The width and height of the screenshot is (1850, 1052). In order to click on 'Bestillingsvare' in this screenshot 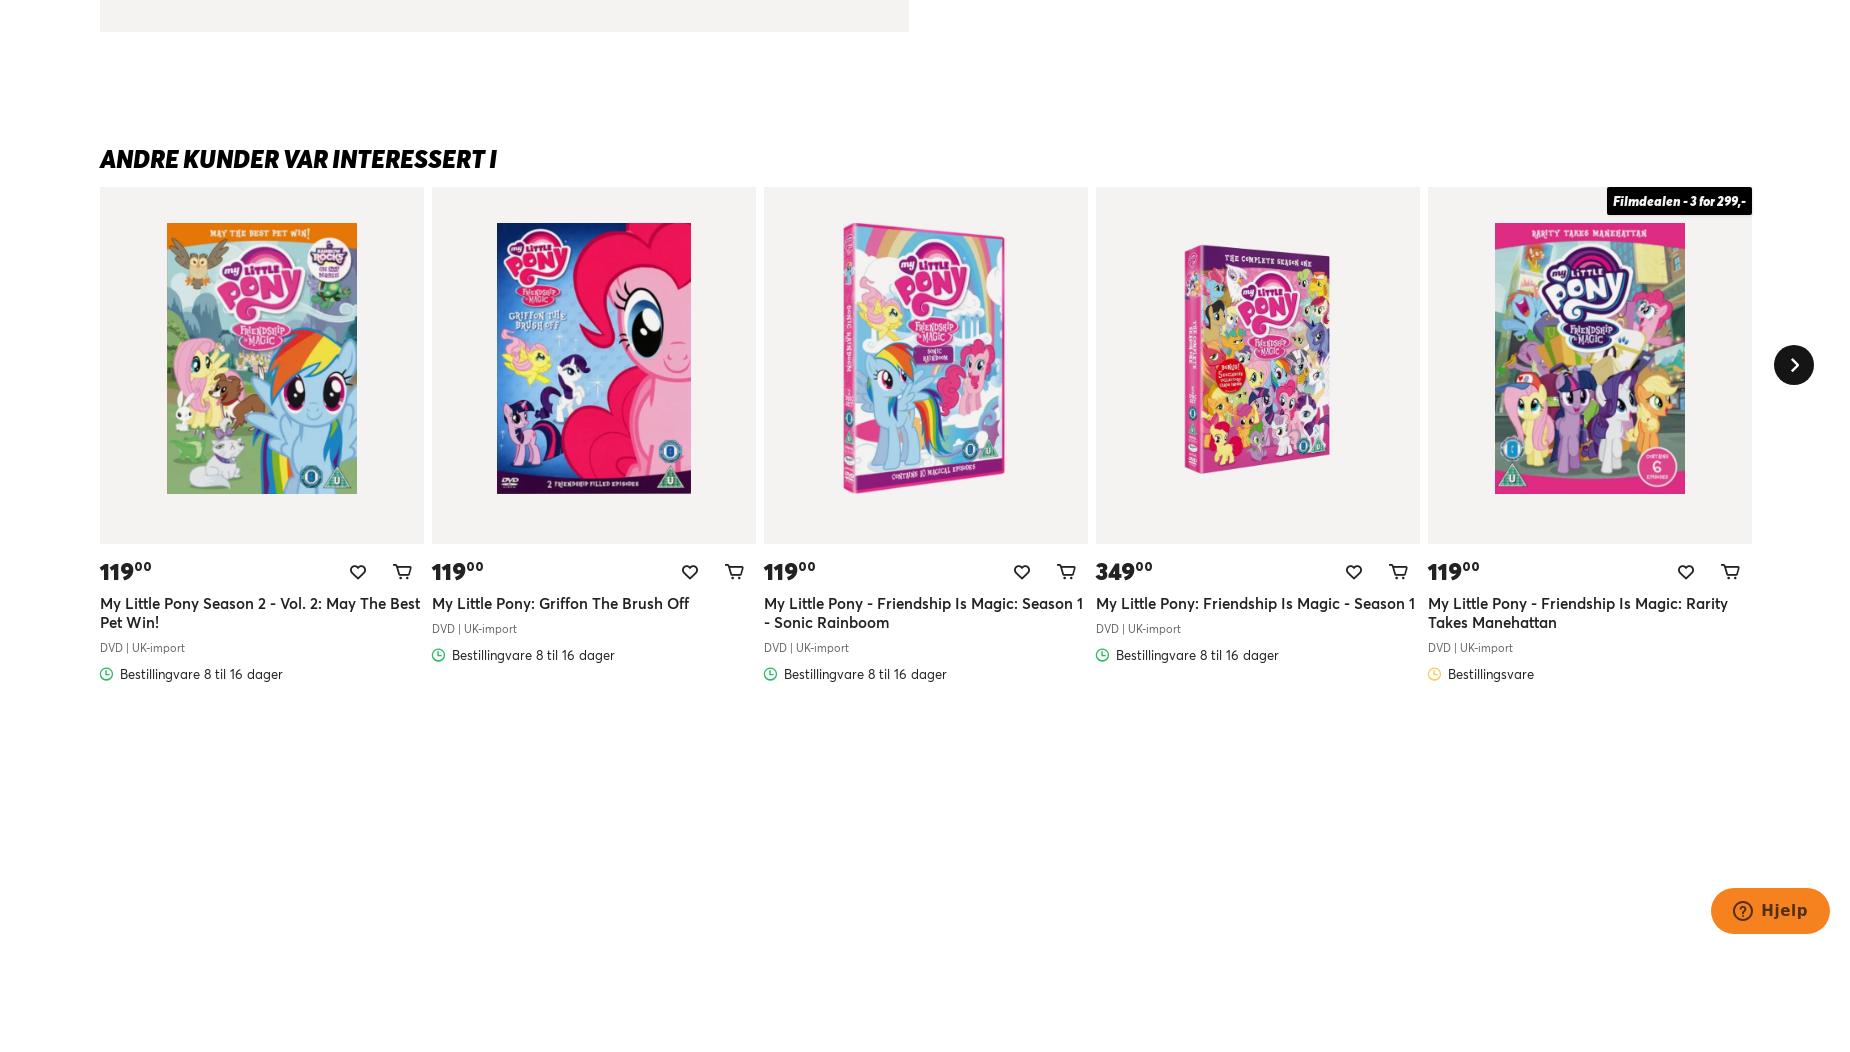, I will do `click(1490, 671)`.